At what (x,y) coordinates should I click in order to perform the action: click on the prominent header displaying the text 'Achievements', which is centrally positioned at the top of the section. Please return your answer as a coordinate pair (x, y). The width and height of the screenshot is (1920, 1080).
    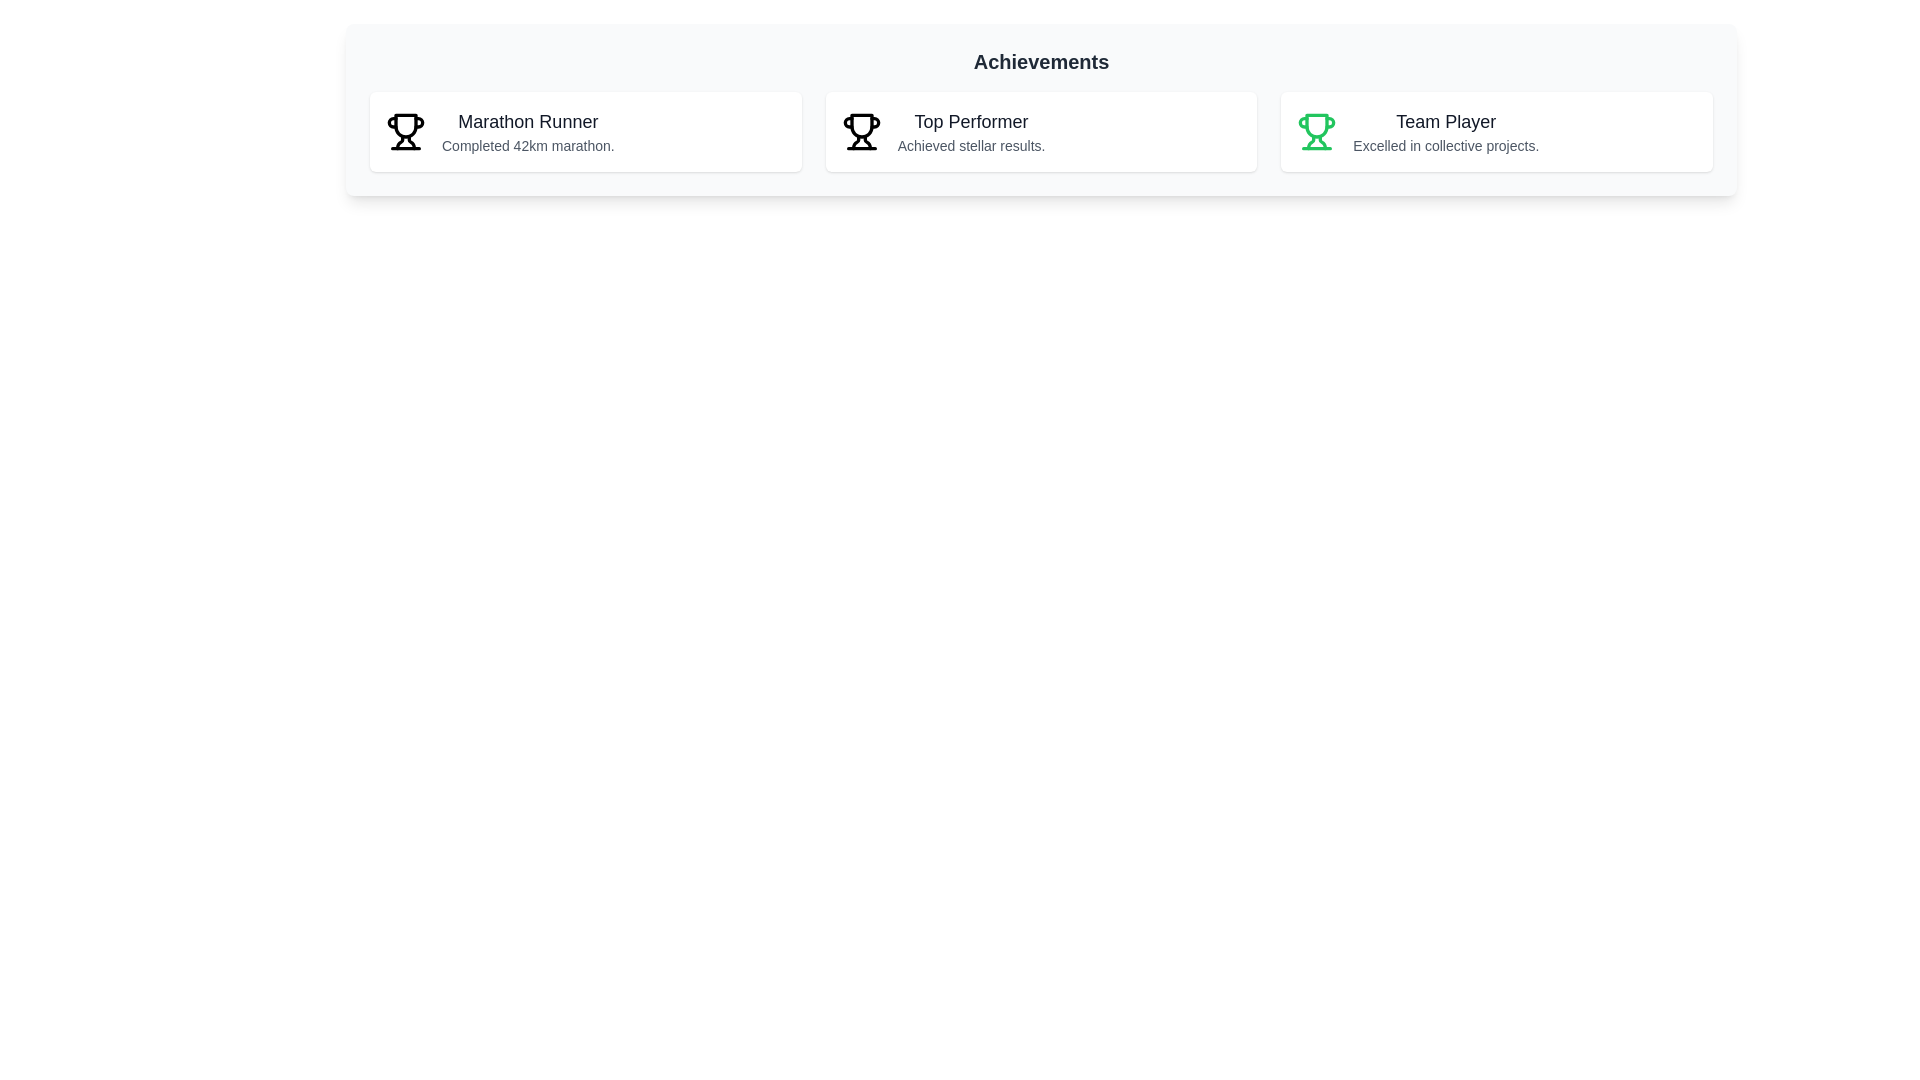
    Looking at the image, I should click on (1040, 60).